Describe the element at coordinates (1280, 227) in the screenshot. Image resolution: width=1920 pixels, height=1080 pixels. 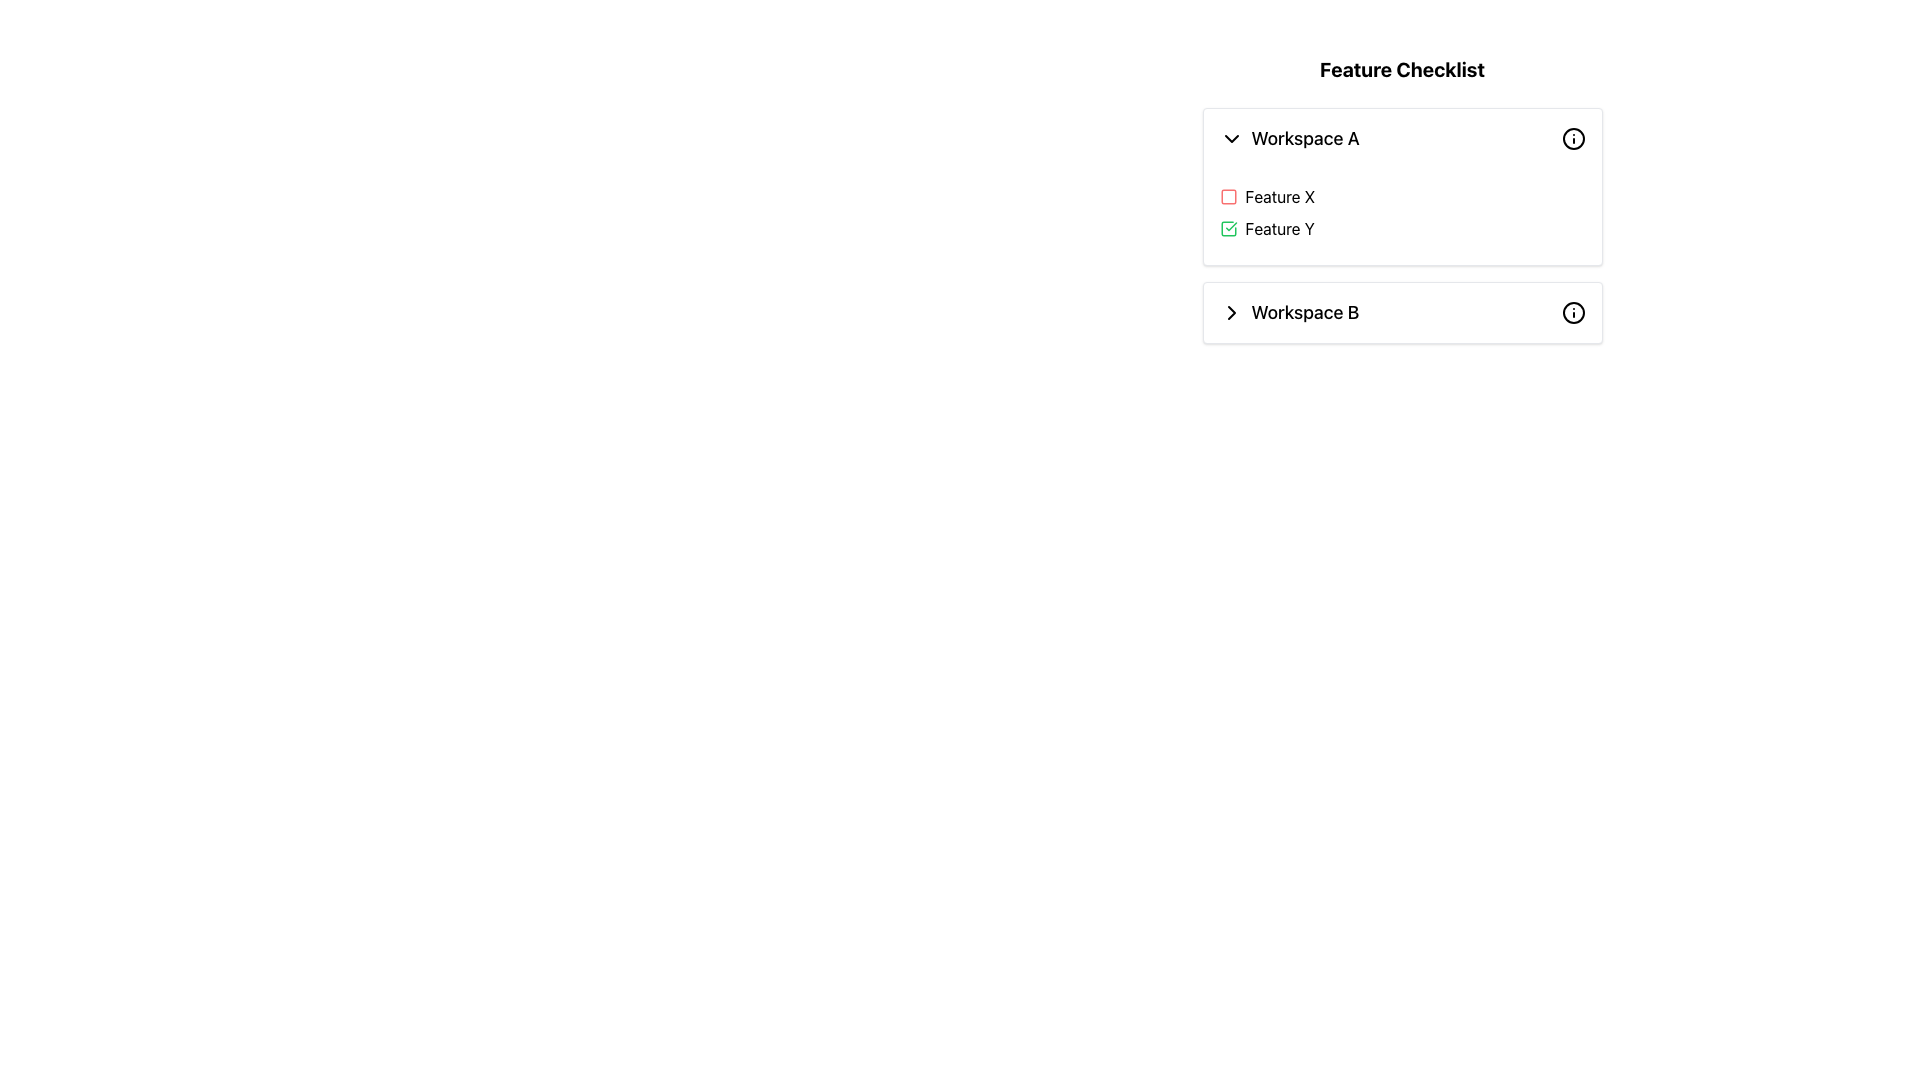
I see `the 'Feature Y' text label, which is styled in a simple black font and located next to a green checkmark icon in the 'Feature Checklist' panel under 'Workspace A'` at that location.